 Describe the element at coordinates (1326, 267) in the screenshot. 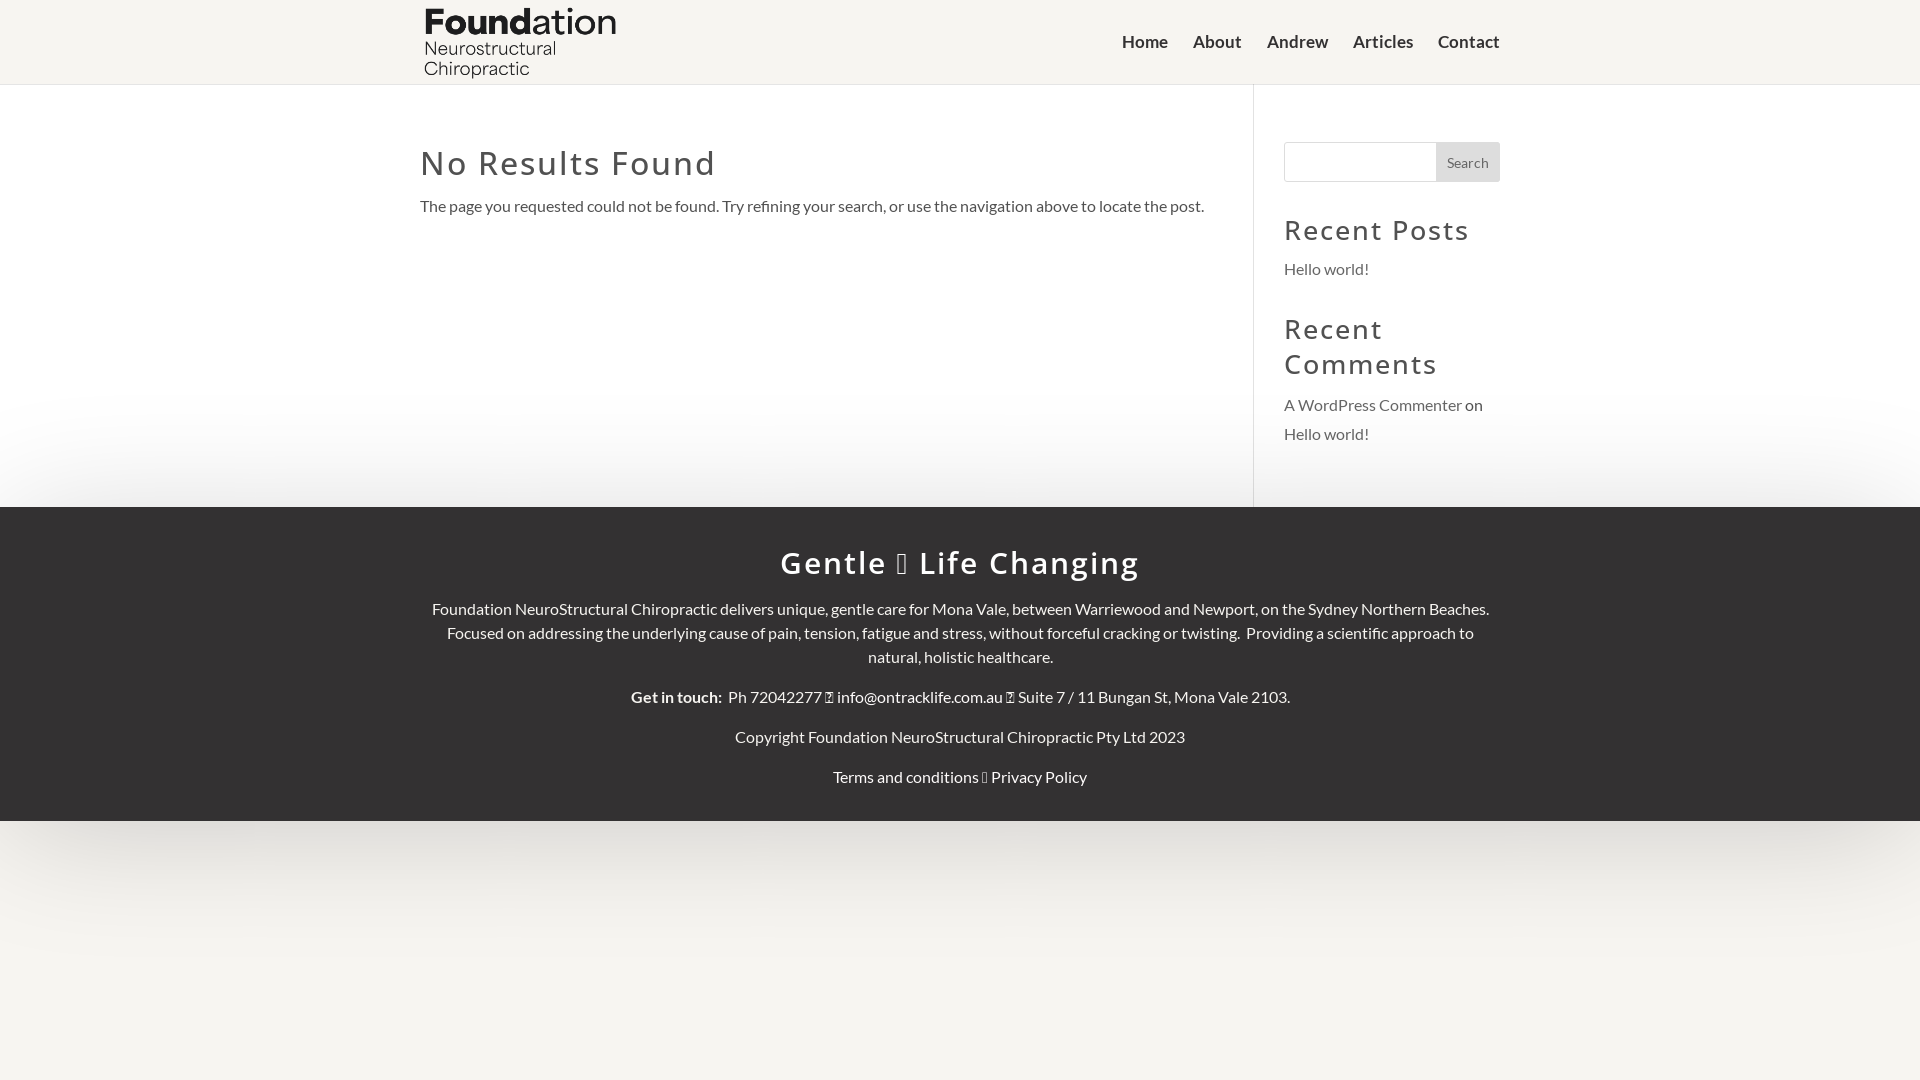

I see `'Hello world!'` at that location.